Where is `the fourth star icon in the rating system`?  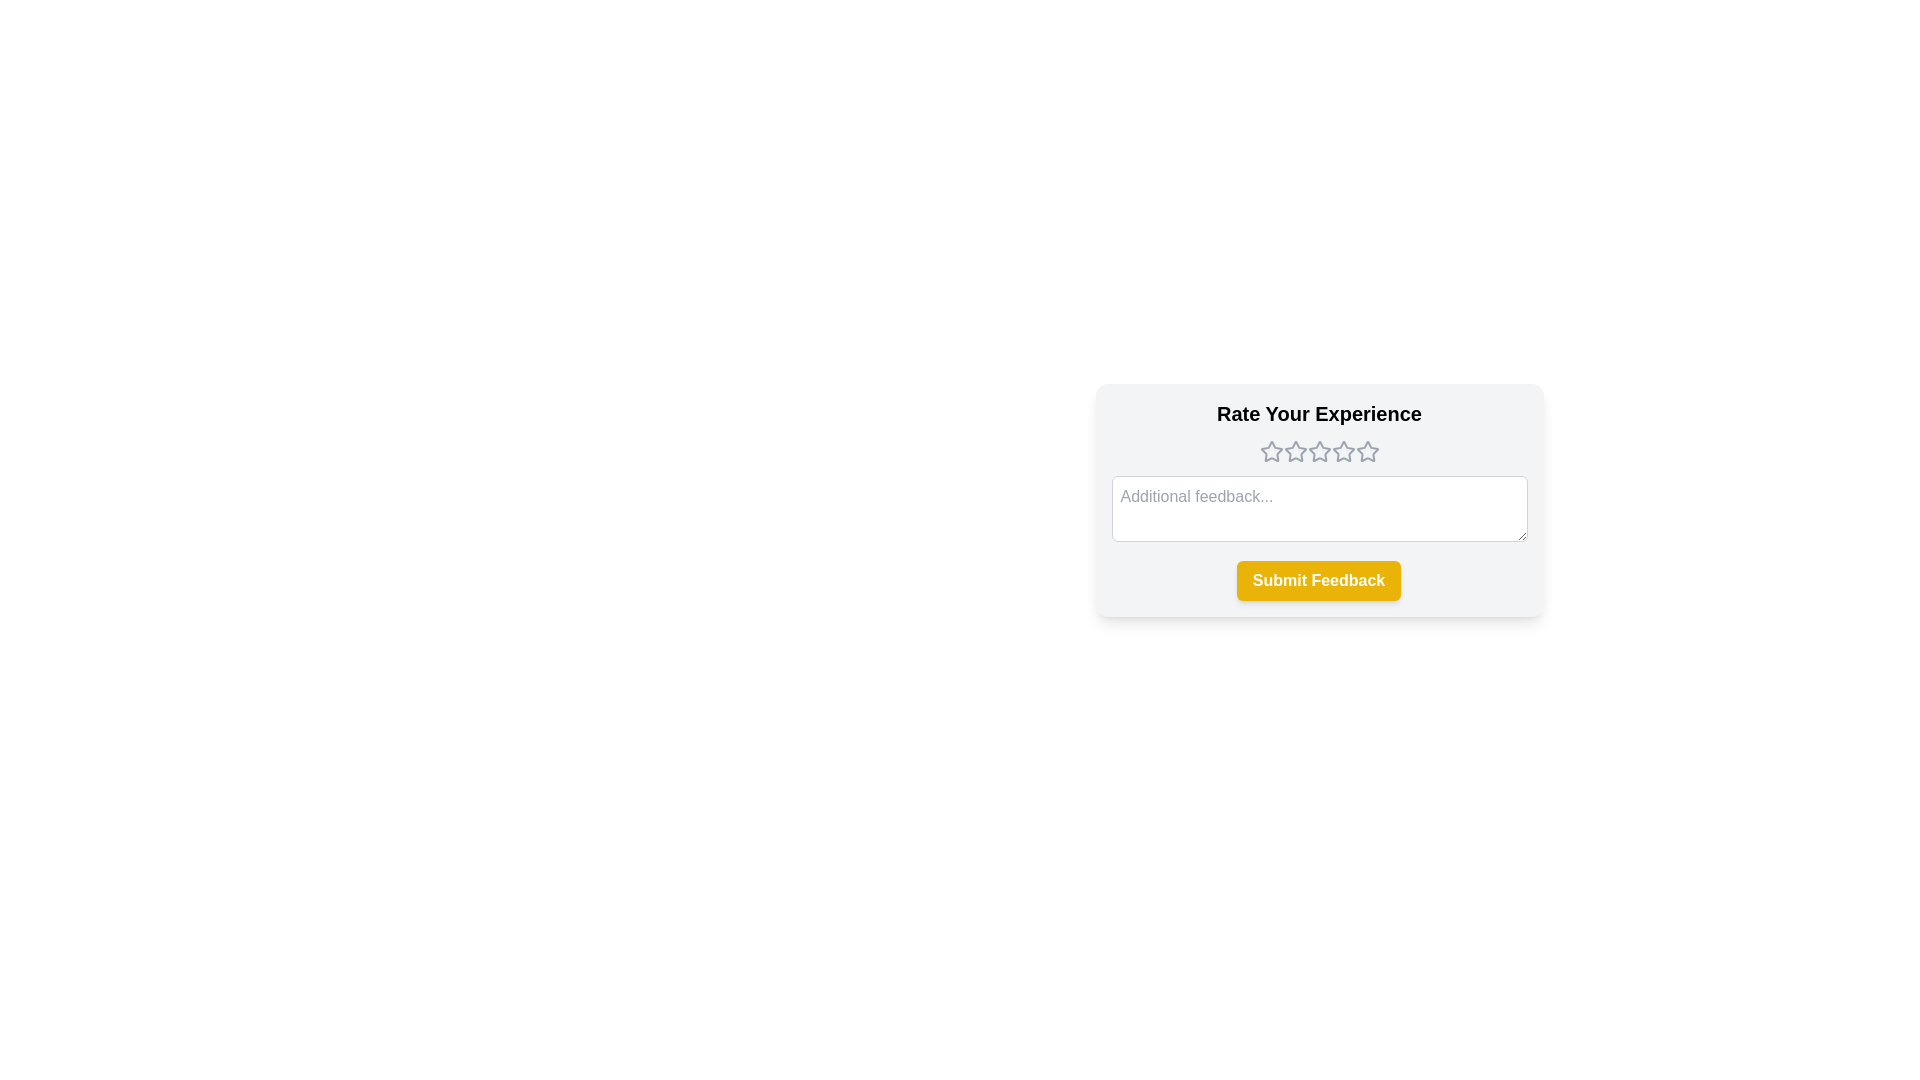
the fourth star icon in the rating system is located at coordinates (1366, 451).